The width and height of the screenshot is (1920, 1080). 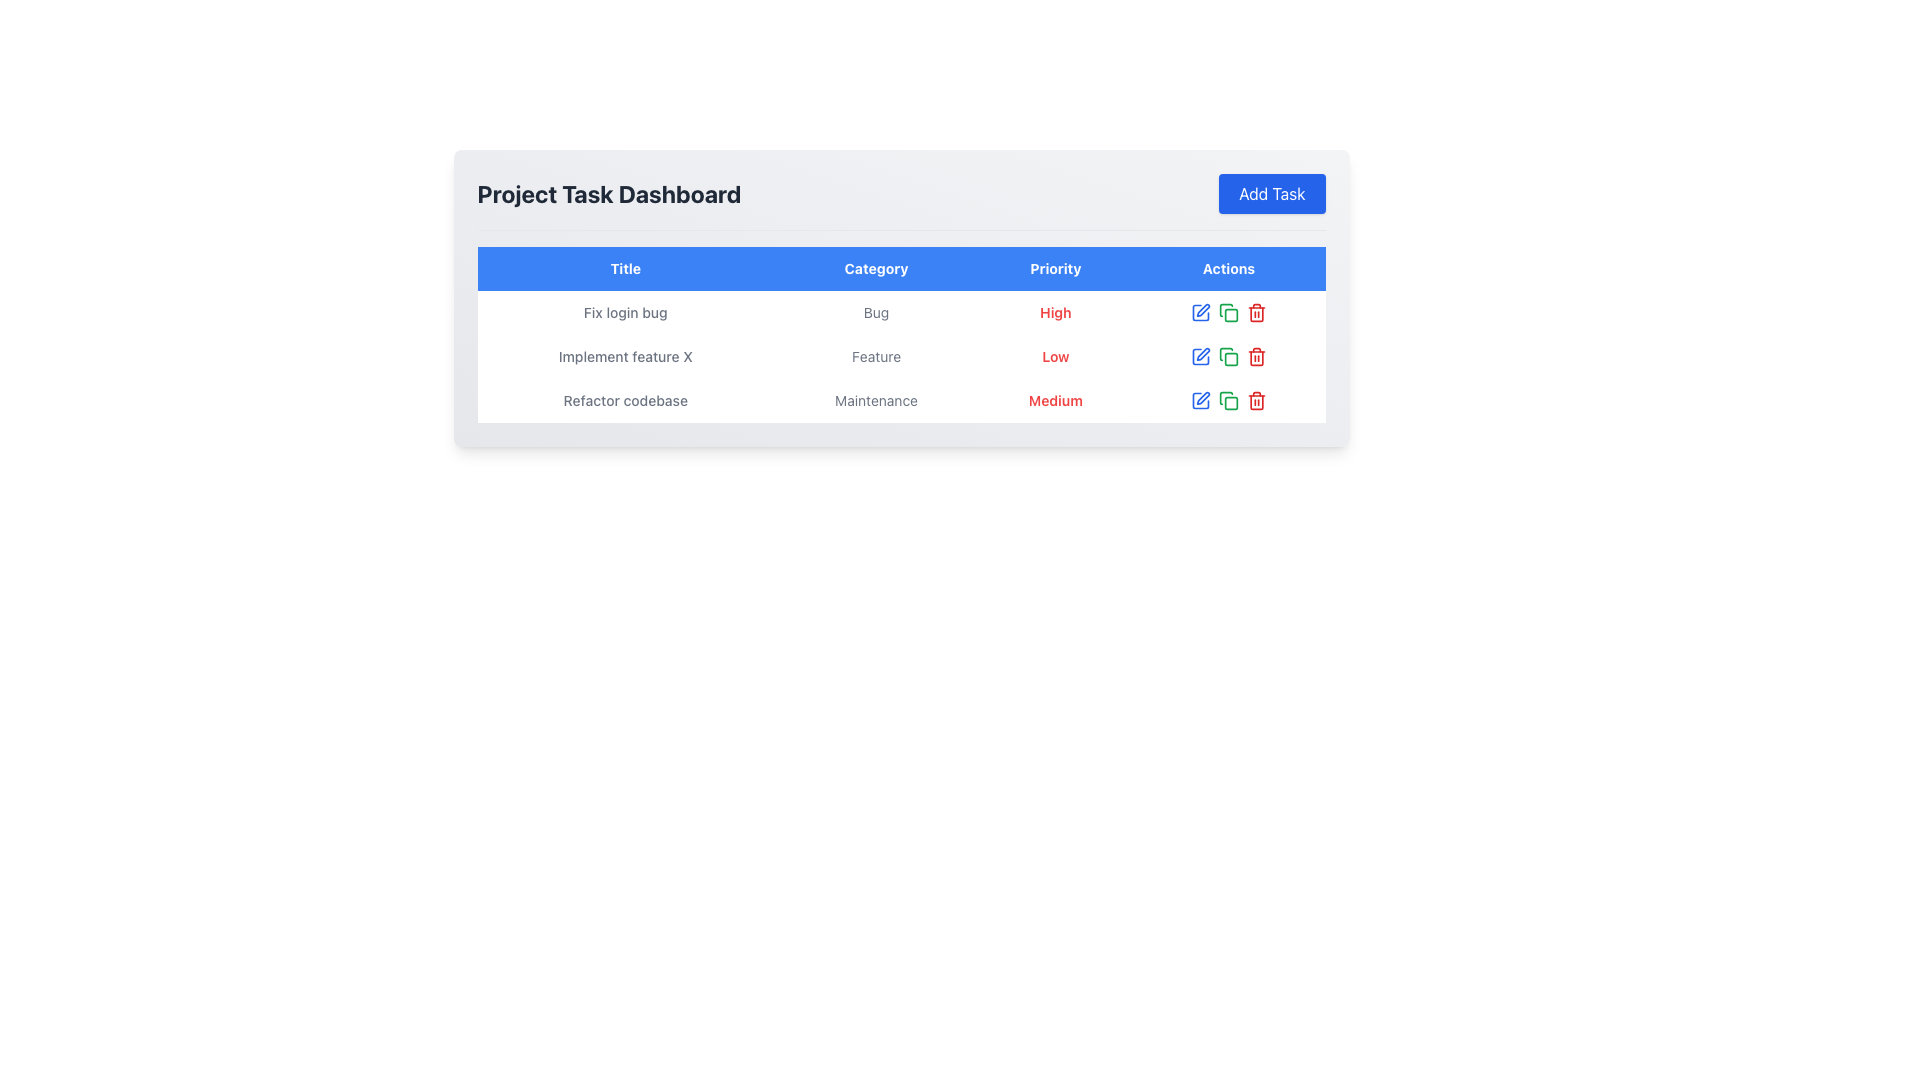 What do you see at coordinates (876, 268) in the screenshot?
I see `the 'Category' label, which is displayed in bold white text on a solid blue background, centrally positioned among the headers in the table` at bounding box center [876, 268].